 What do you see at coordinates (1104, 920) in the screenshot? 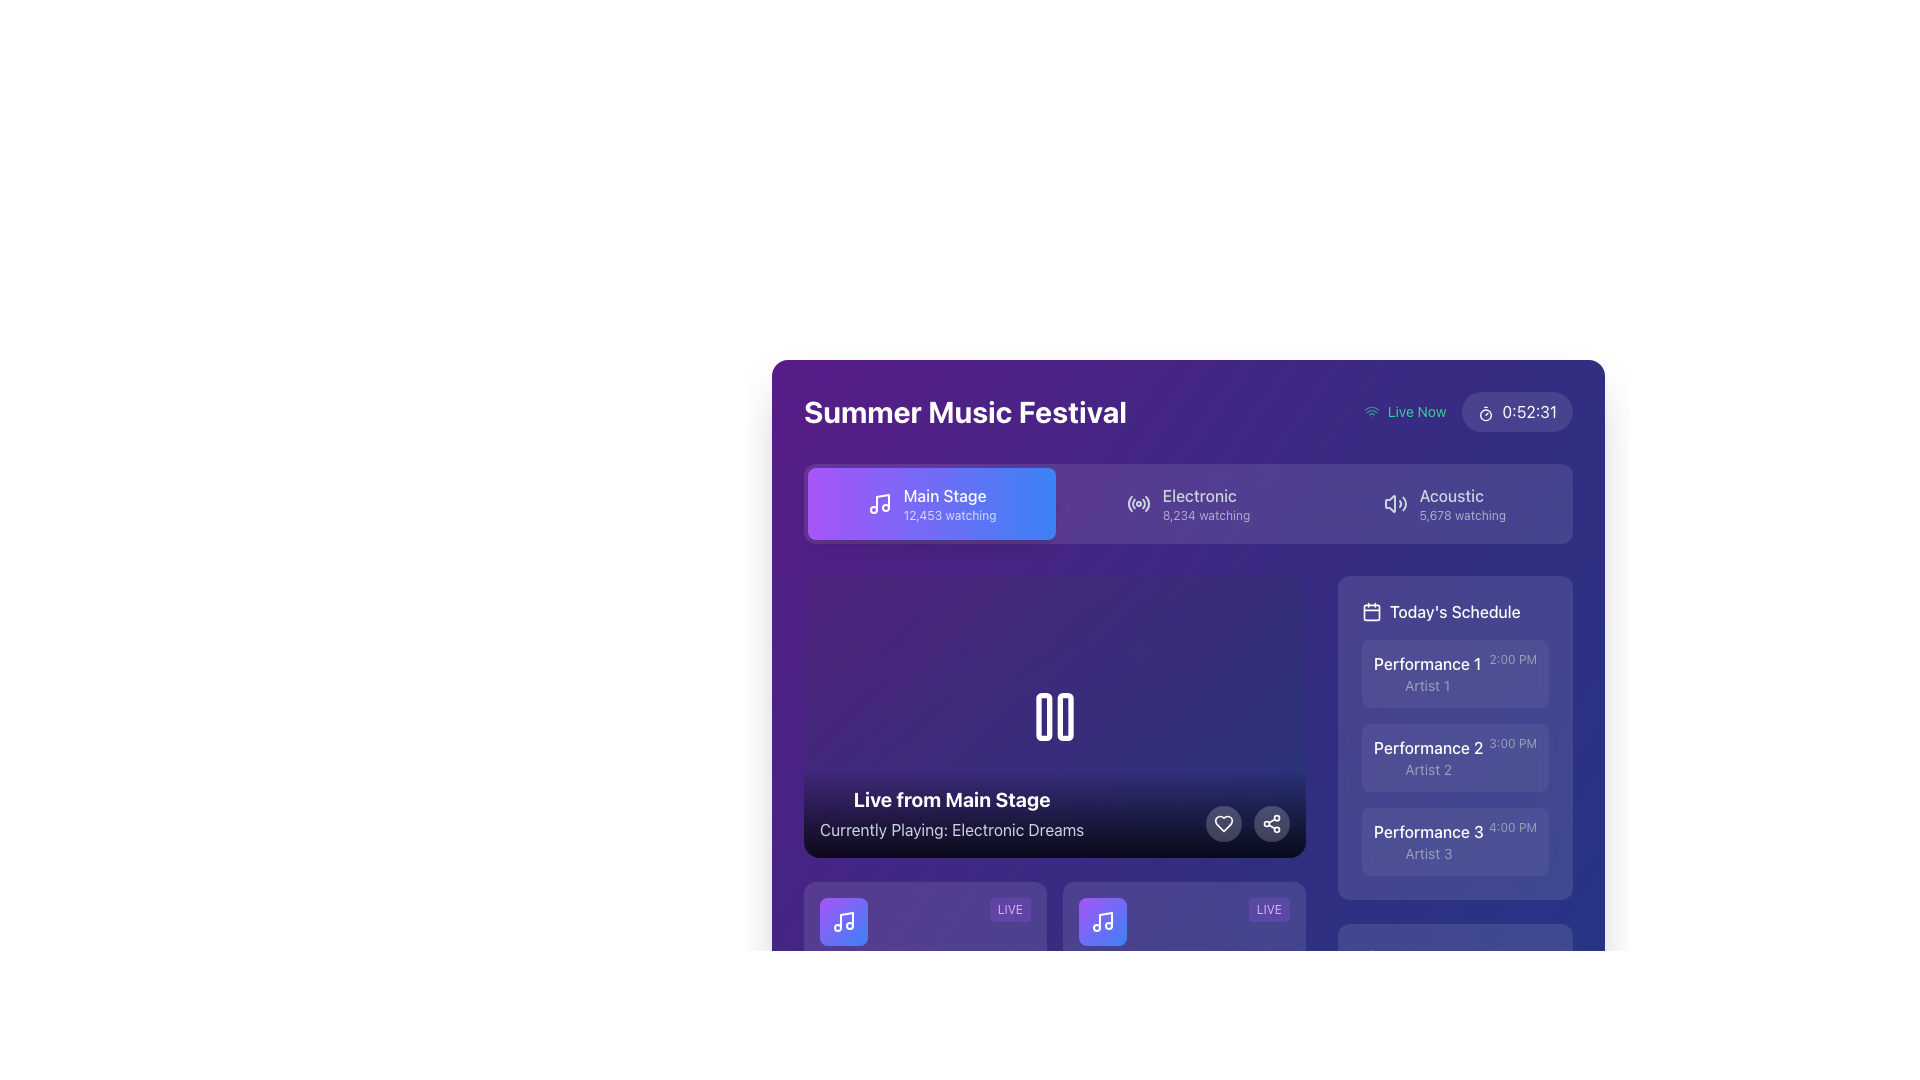
I see `the decorative vector graphic that is part of the musical note icon, located on the right side of the 'Main Stage' button section` at bounding box center [1104, 920].